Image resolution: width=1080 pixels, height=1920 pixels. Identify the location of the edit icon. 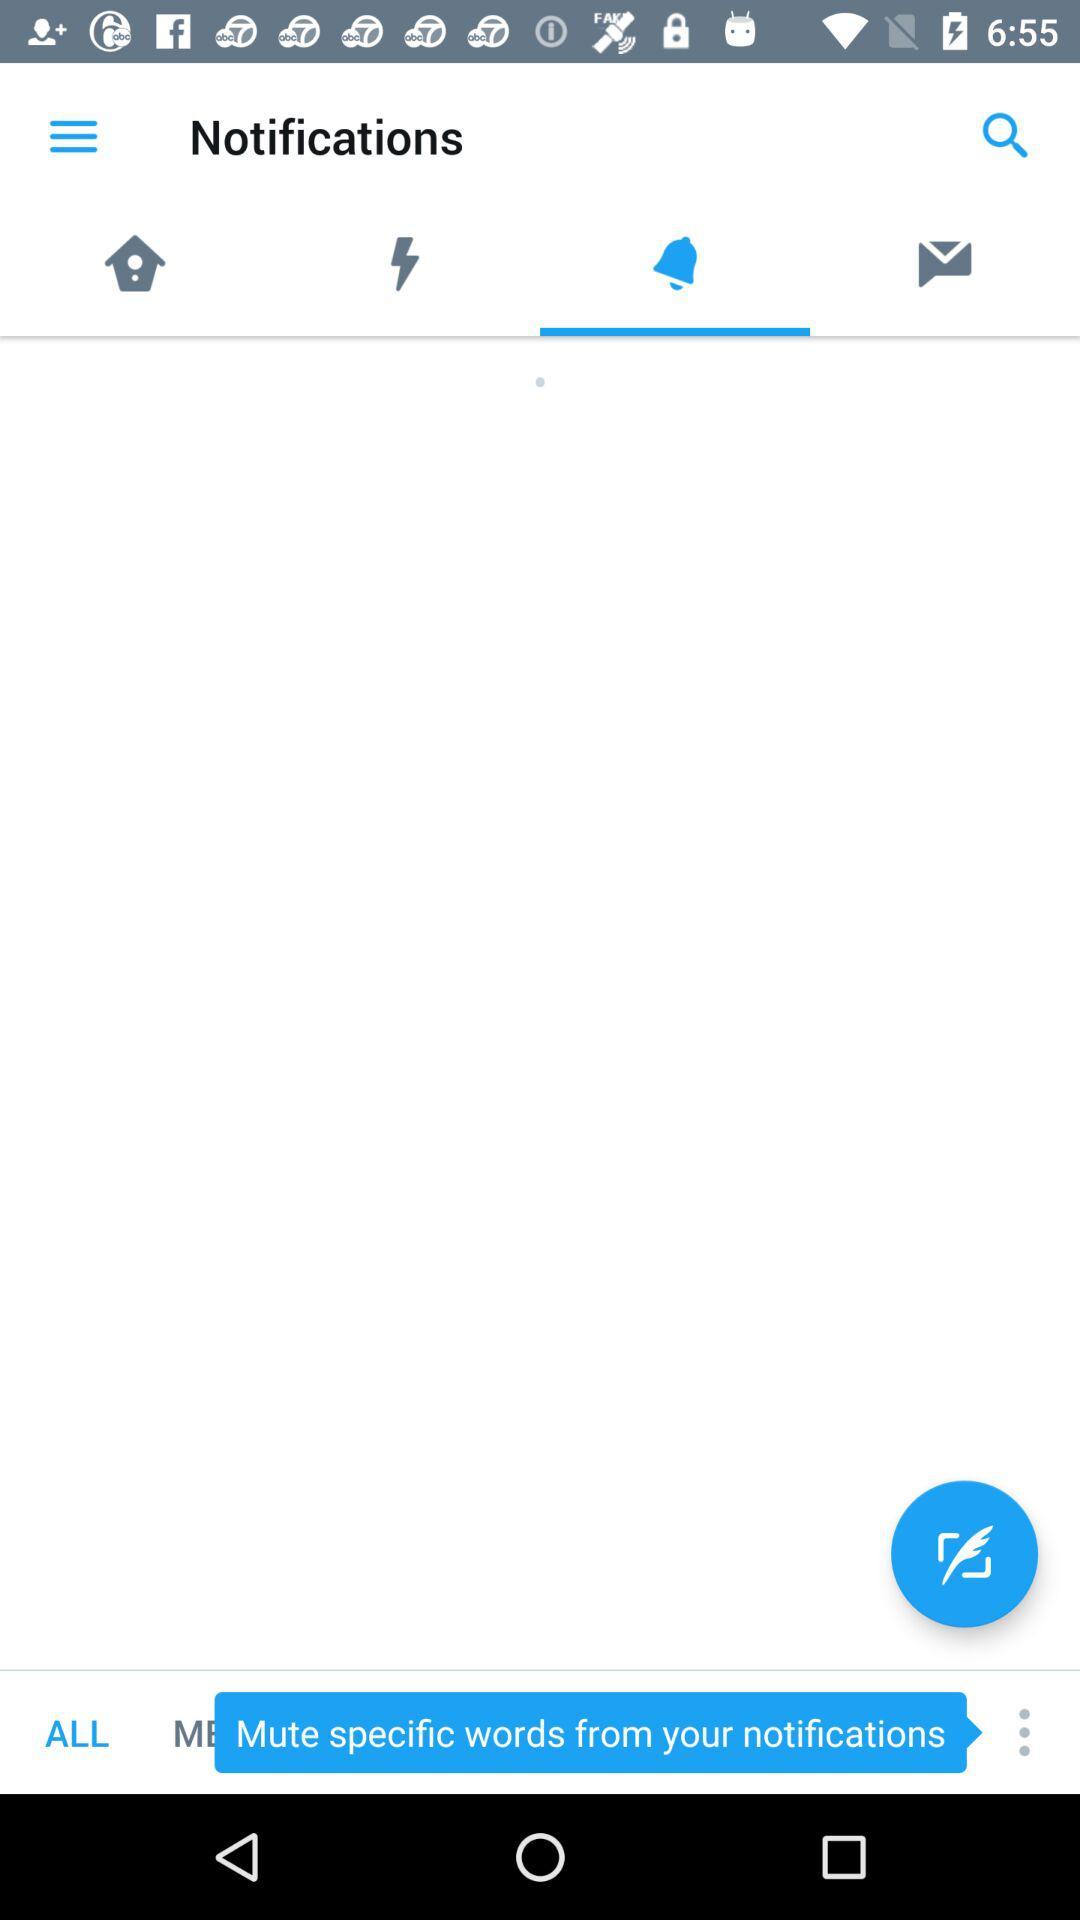
(963, 1553).